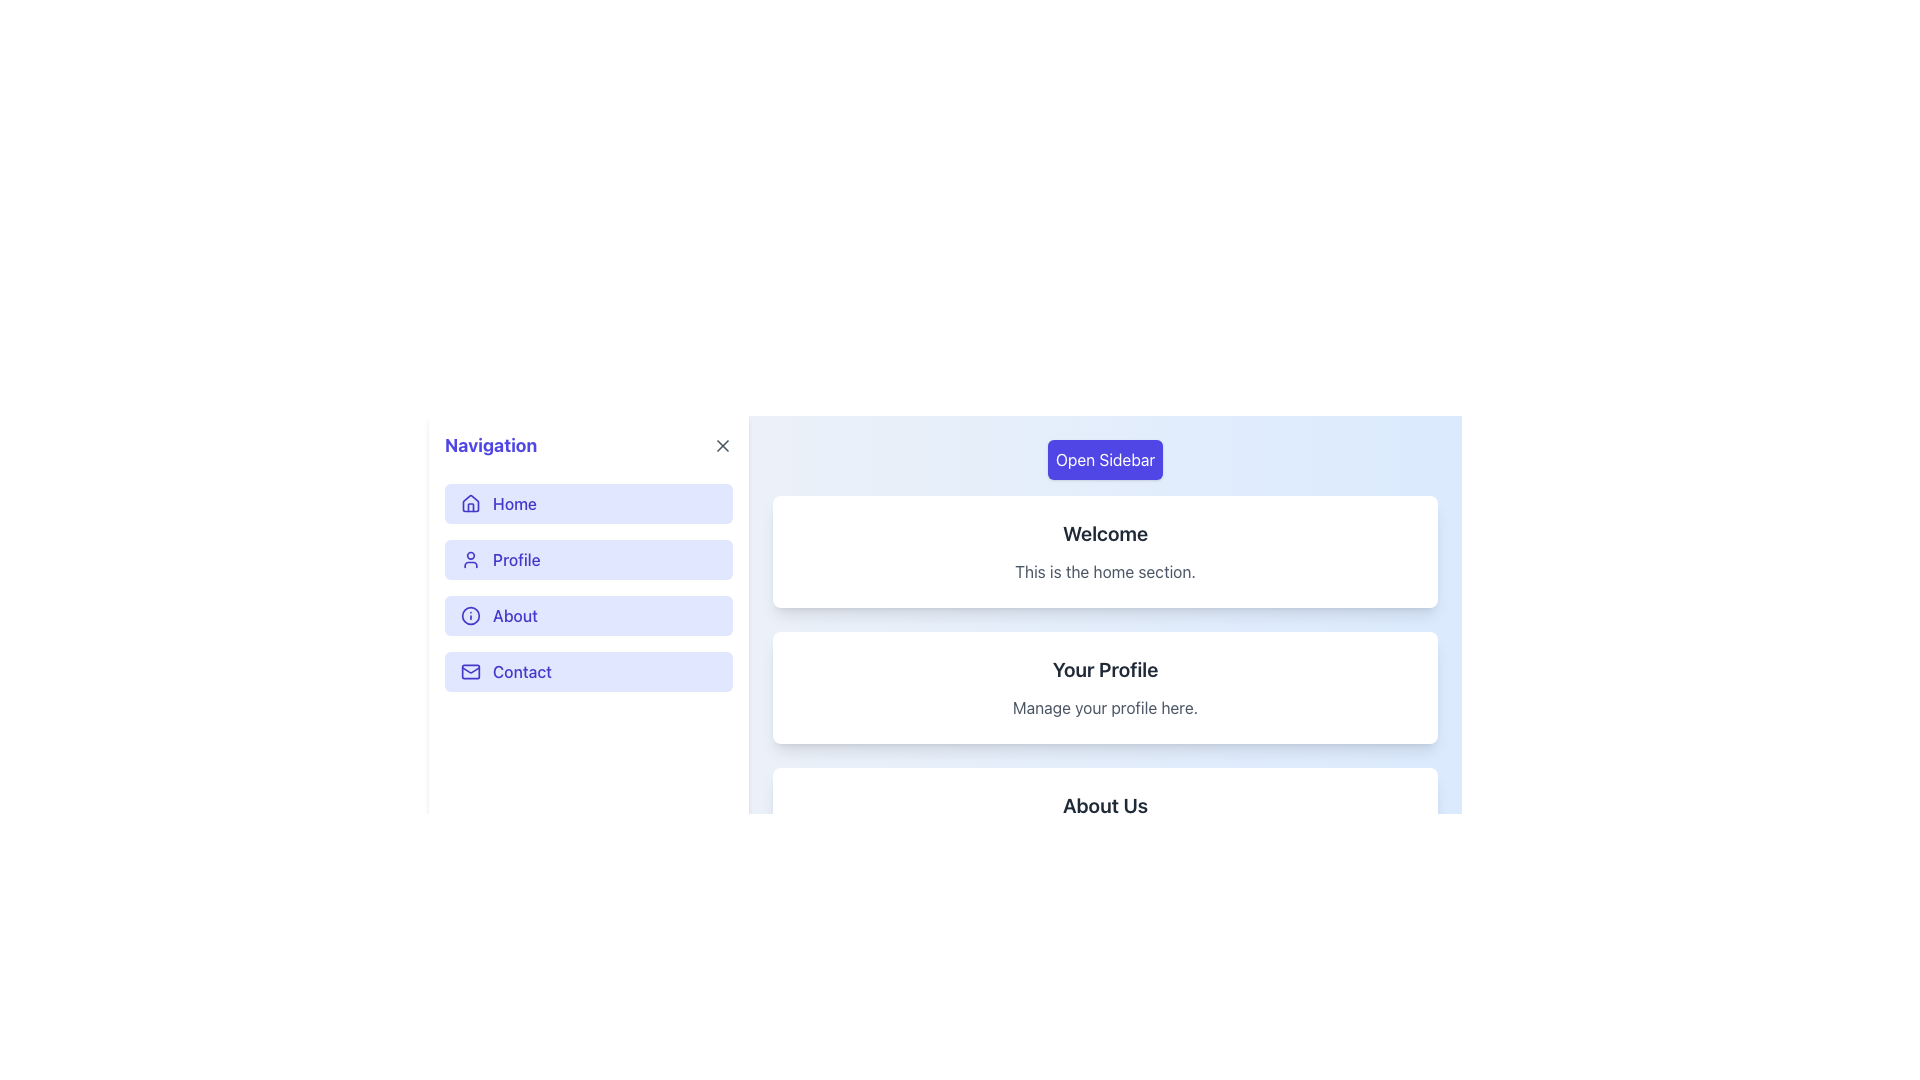  I want to click on the 'About' button in the vertical navigation menu to change its background color, so click(588, 615).